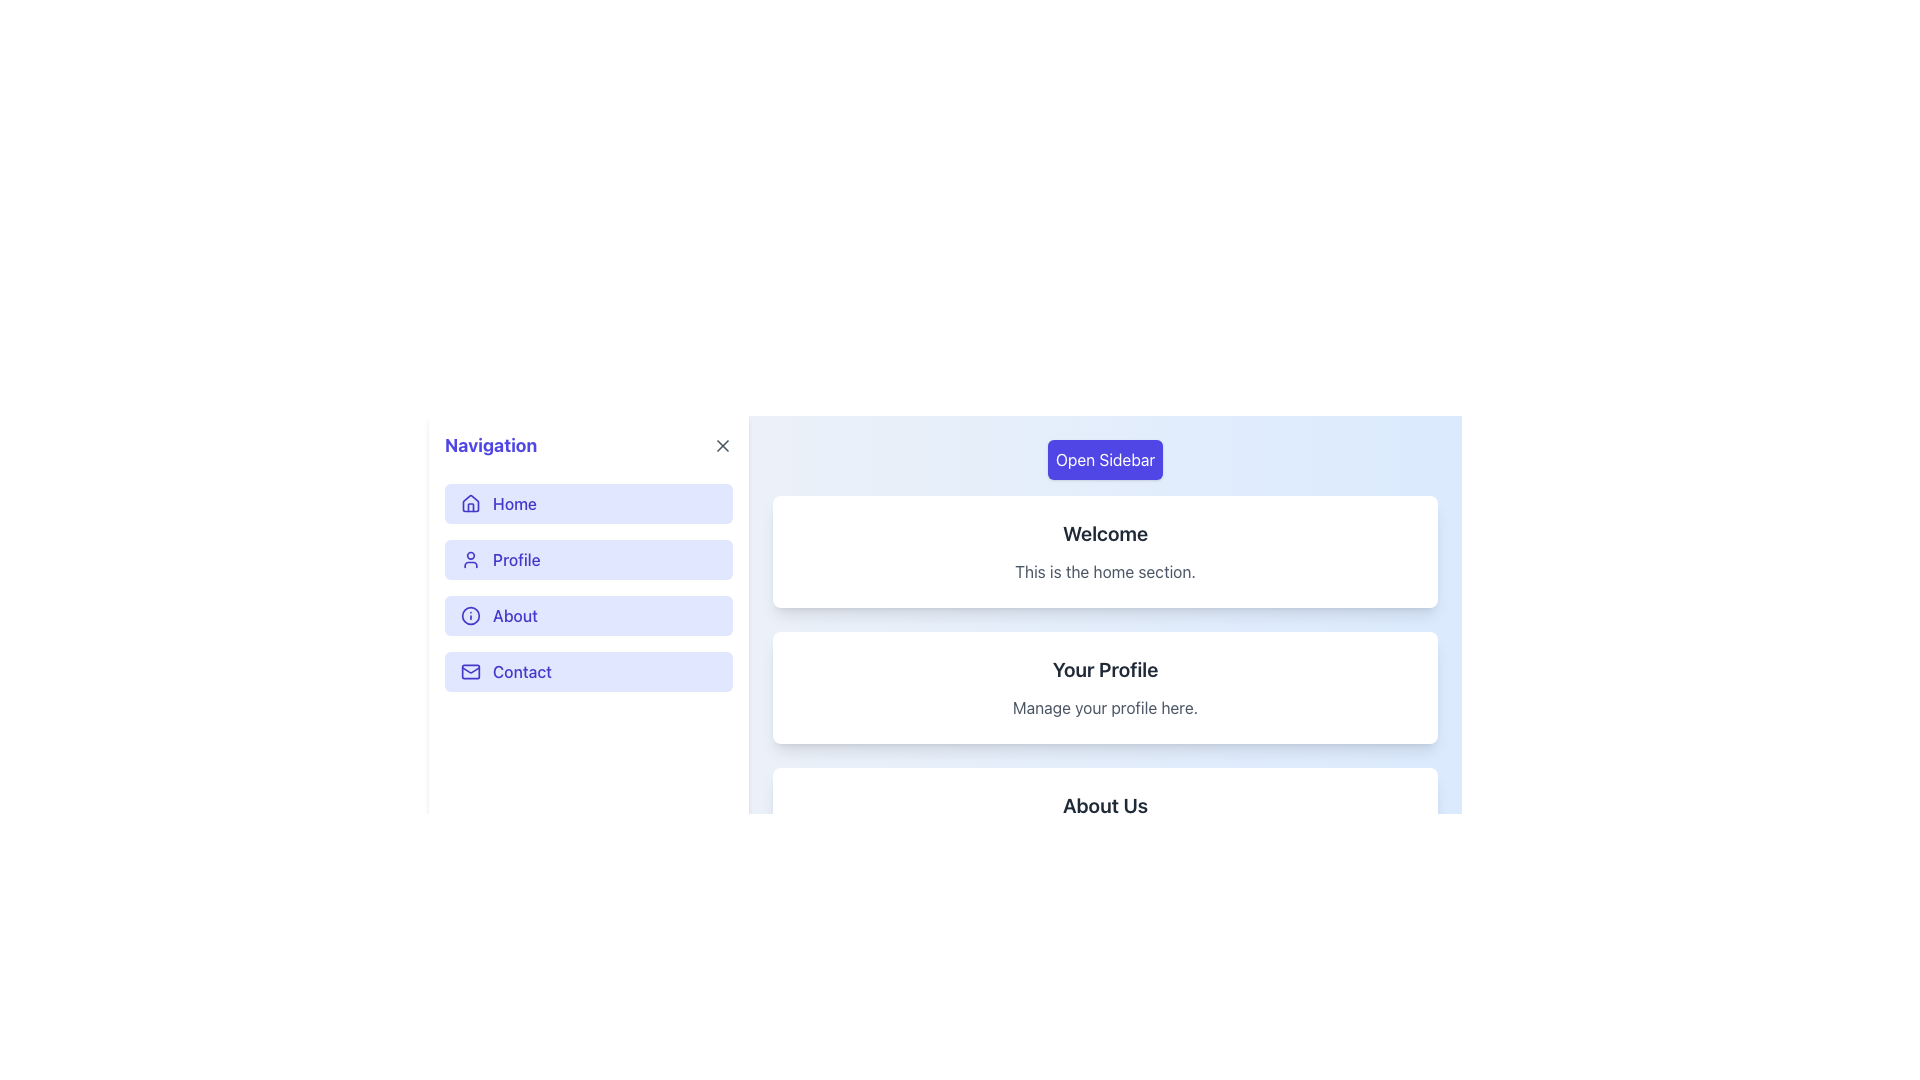  I want to click on the 'About' button in the vertical navigation menu to change its background color, so click(588, 615).